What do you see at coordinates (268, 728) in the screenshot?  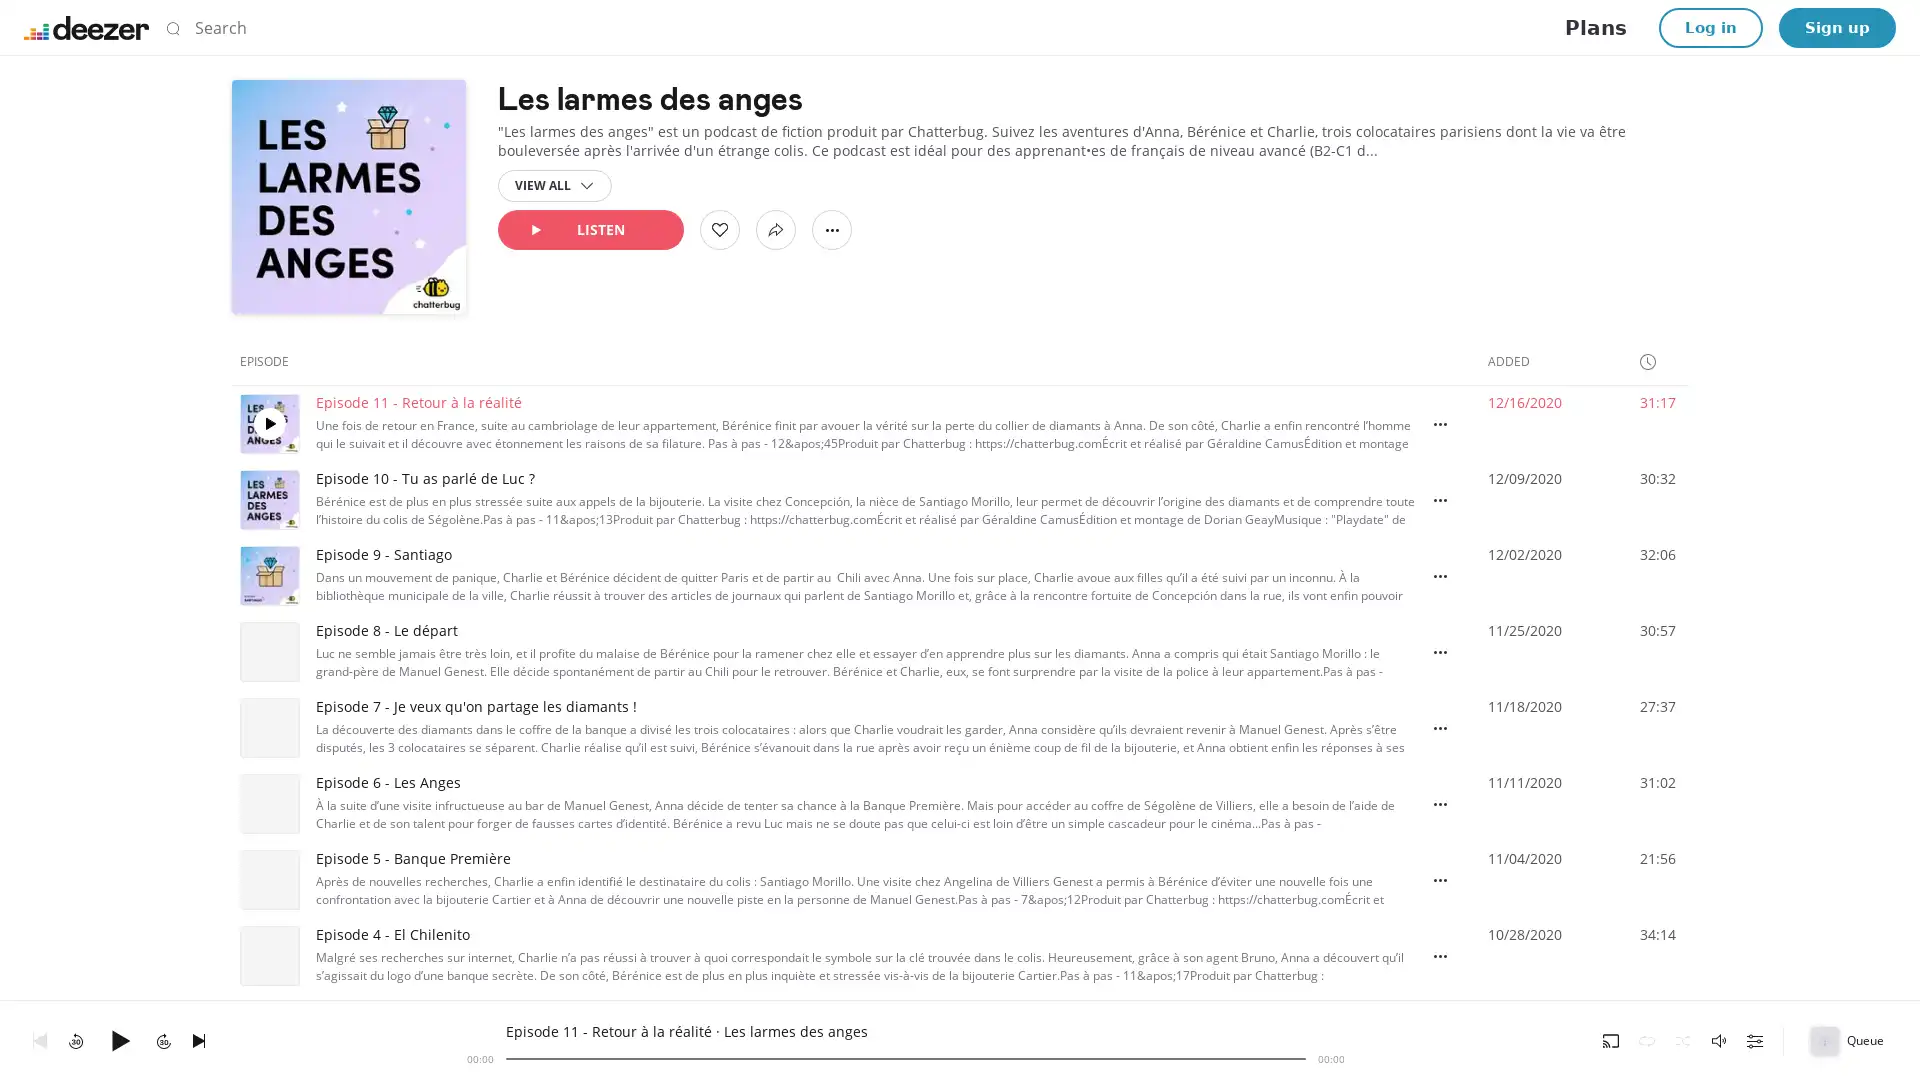 I see `Play Episode 7 - Je veux qu'on partage les diamants ! by Les larmes des anges` at bounding box center [268, 728].